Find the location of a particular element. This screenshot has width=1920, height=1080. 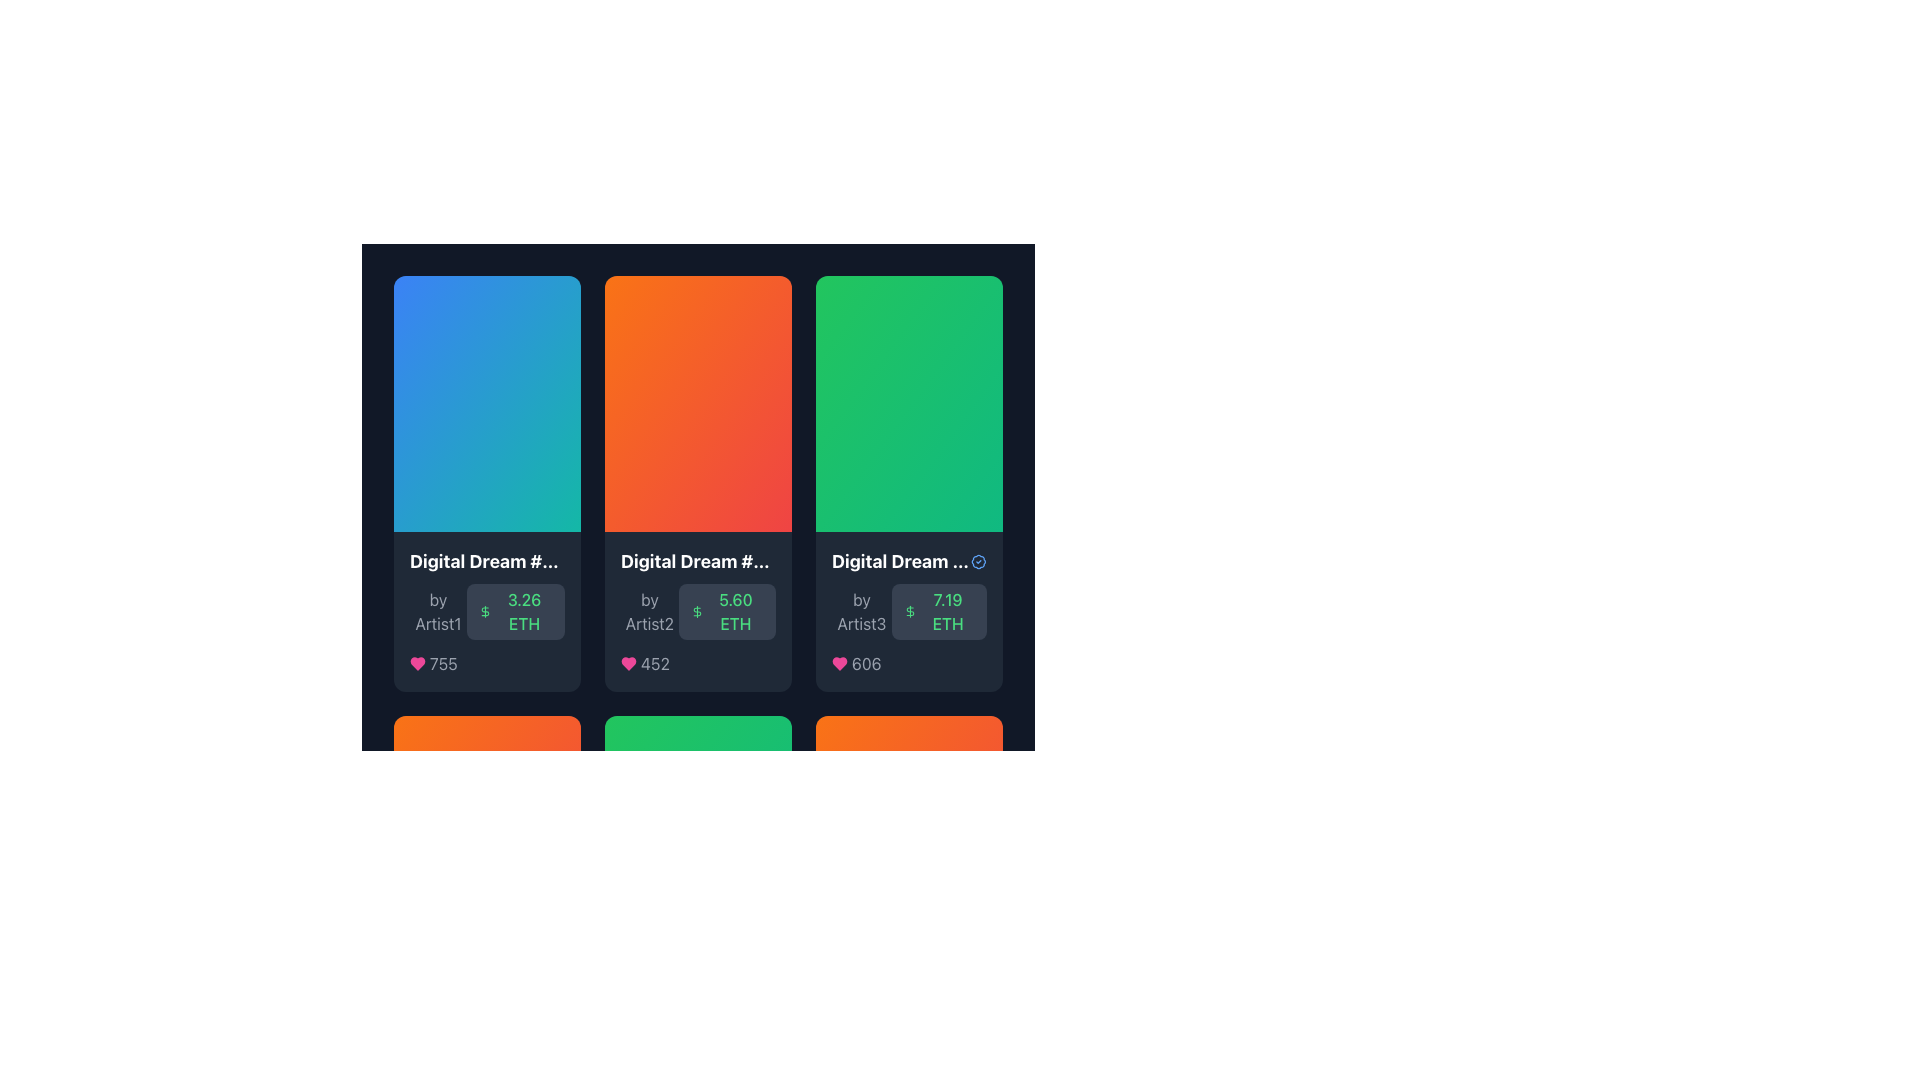

the Decorative area element with a vertical gradient background transitioning from blue to teal, located at the top of the first card in a horizontally-aligned list is located at coordinates (487, 404).